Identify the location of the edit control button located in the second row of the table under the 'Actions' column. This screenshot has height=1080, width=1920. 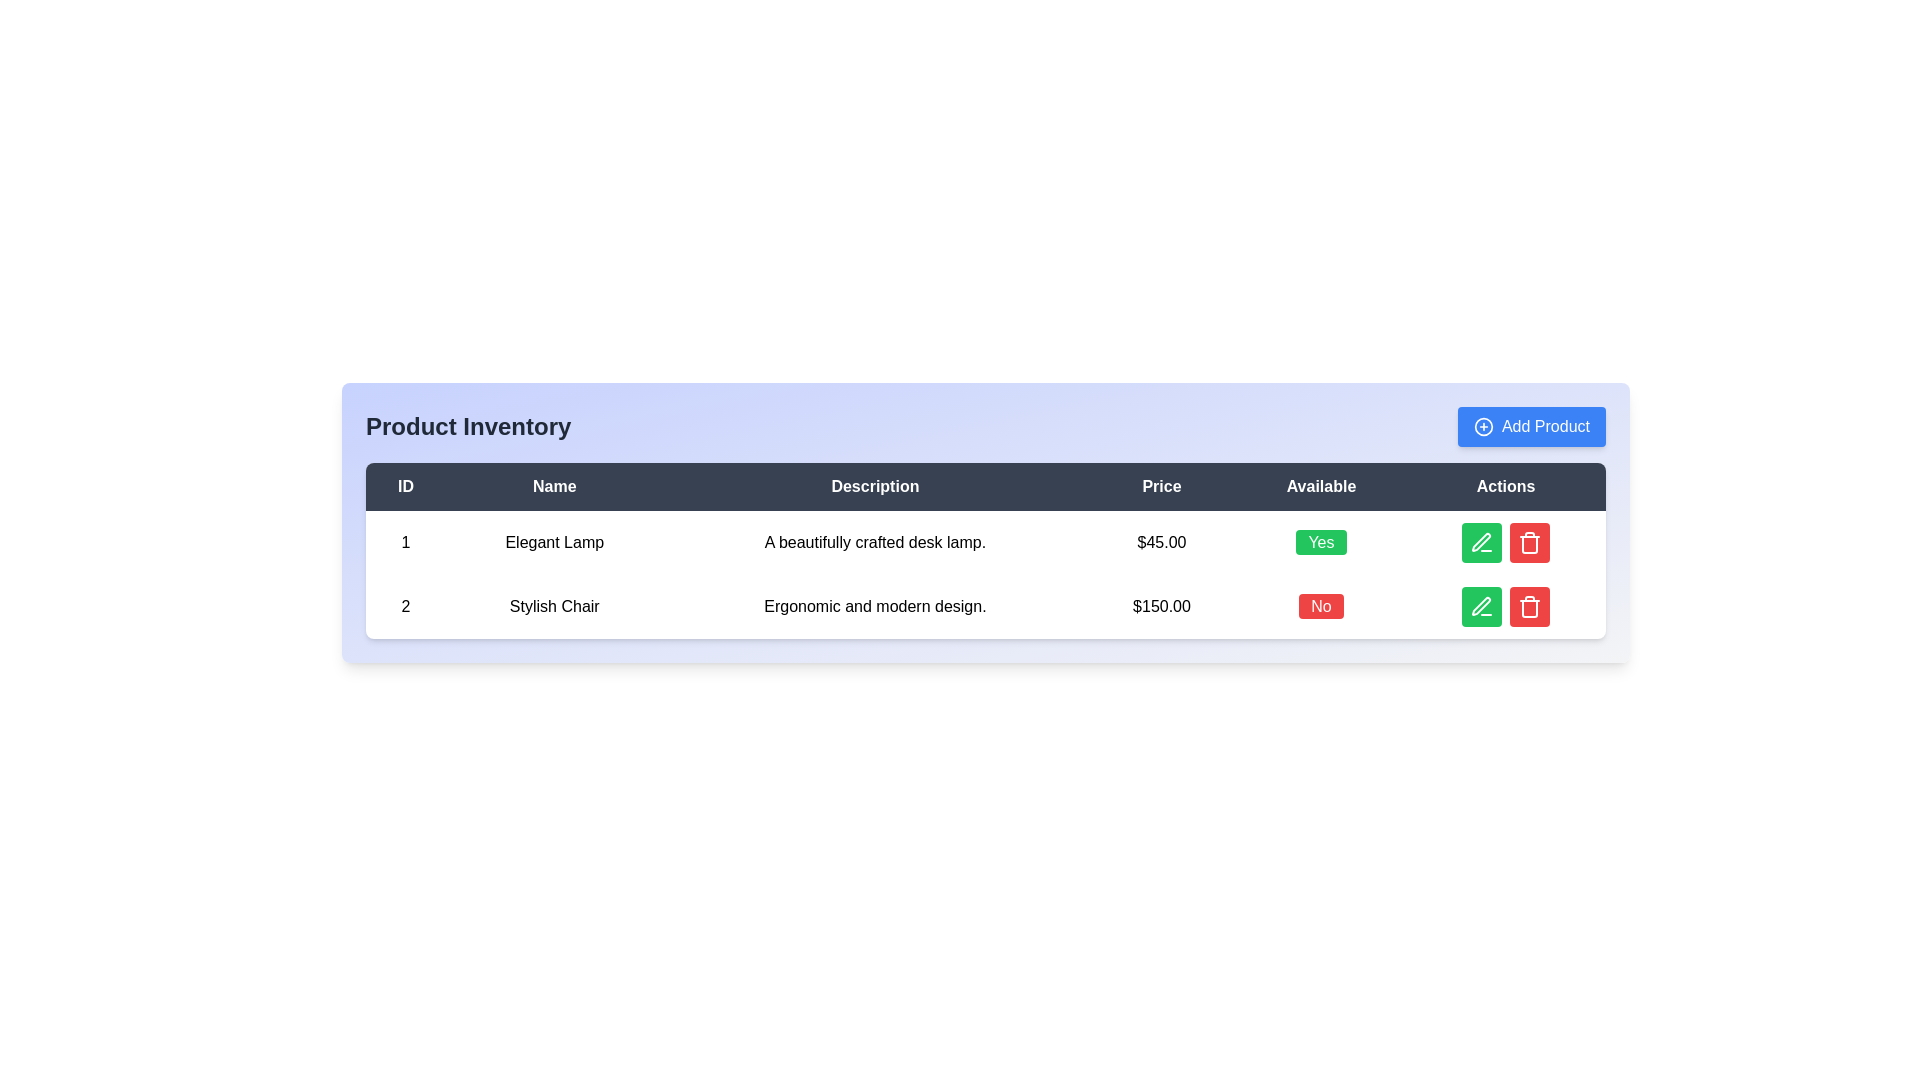
(1482, 605).